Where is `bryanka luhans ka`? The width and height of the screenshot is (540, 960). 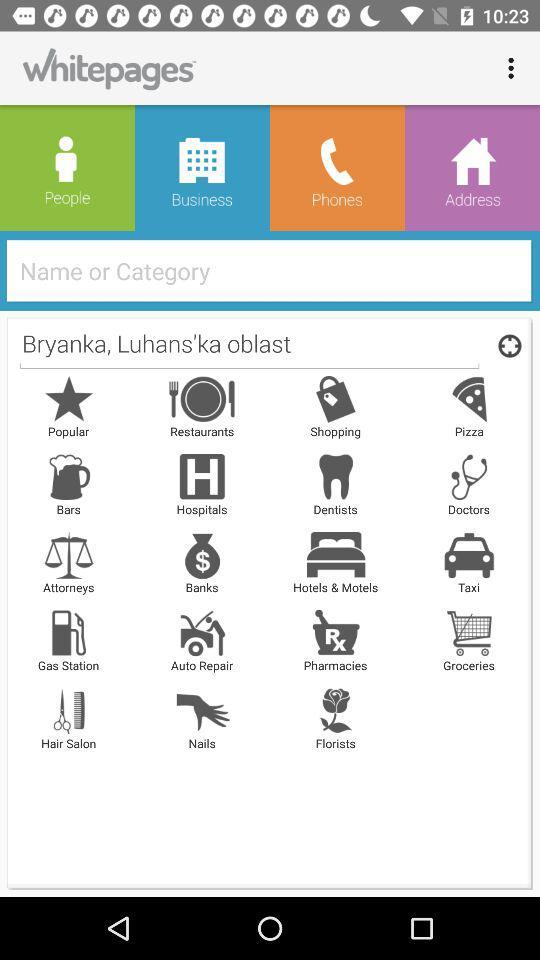 bryanka luhans ka is located at coordinates (249, 345).